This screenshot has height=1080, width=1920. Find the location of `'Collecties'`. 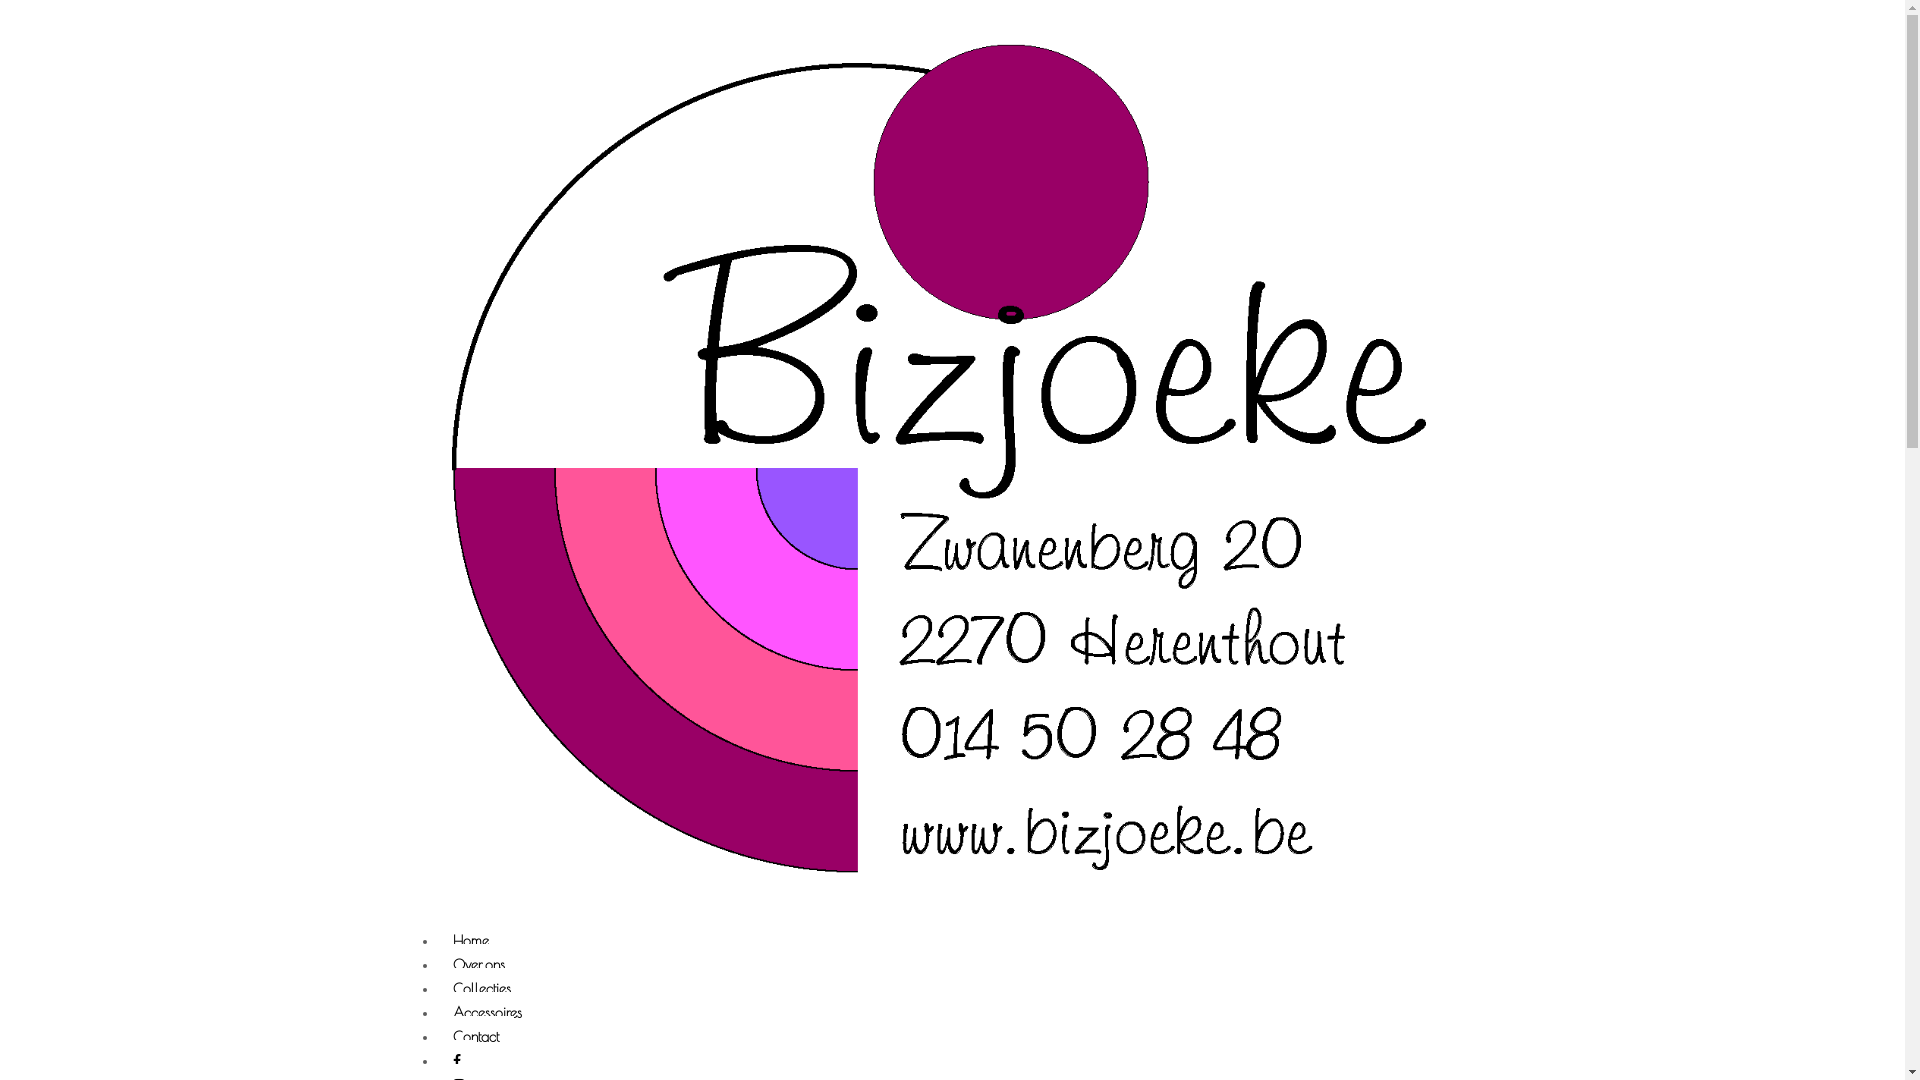

'Collecties' is located at coordinates (481, 990).